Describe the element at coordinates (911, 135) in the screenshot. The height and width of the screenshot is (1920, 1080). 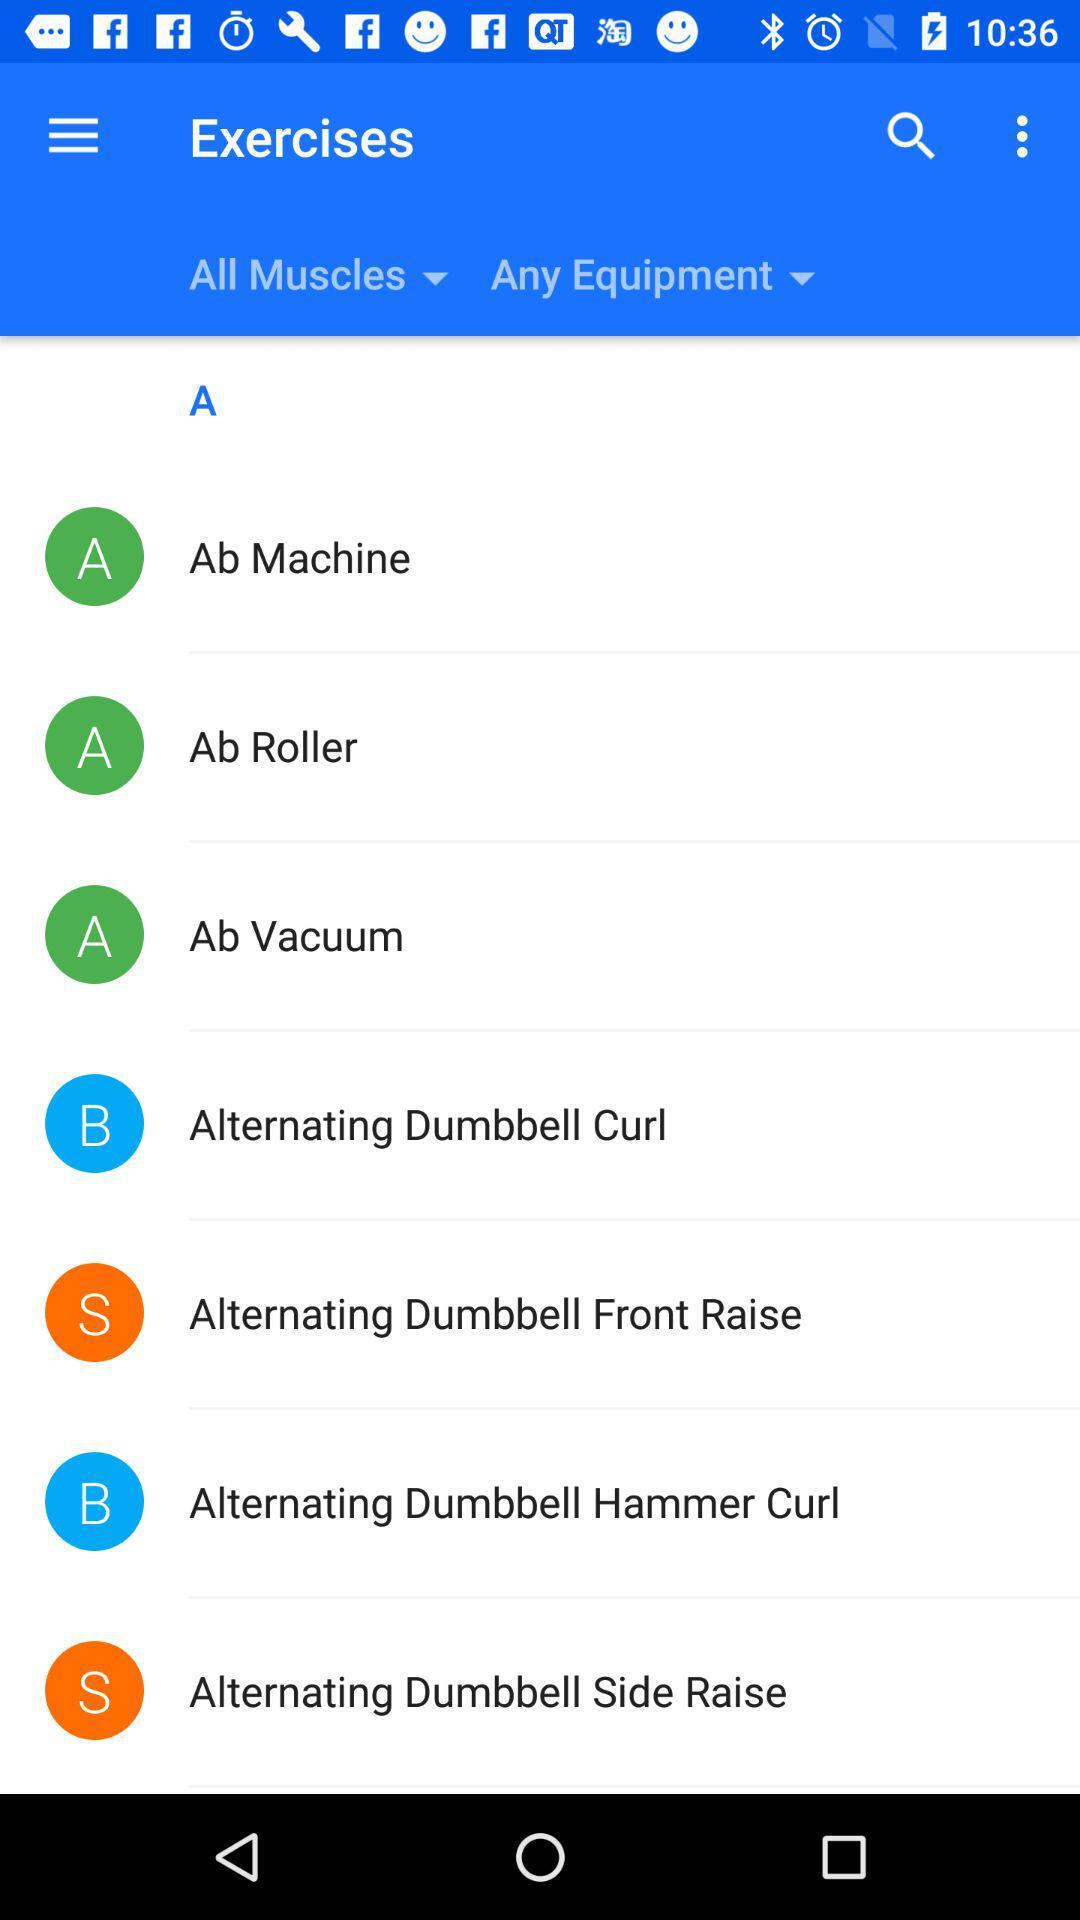
I see `the item above the a` at that location.